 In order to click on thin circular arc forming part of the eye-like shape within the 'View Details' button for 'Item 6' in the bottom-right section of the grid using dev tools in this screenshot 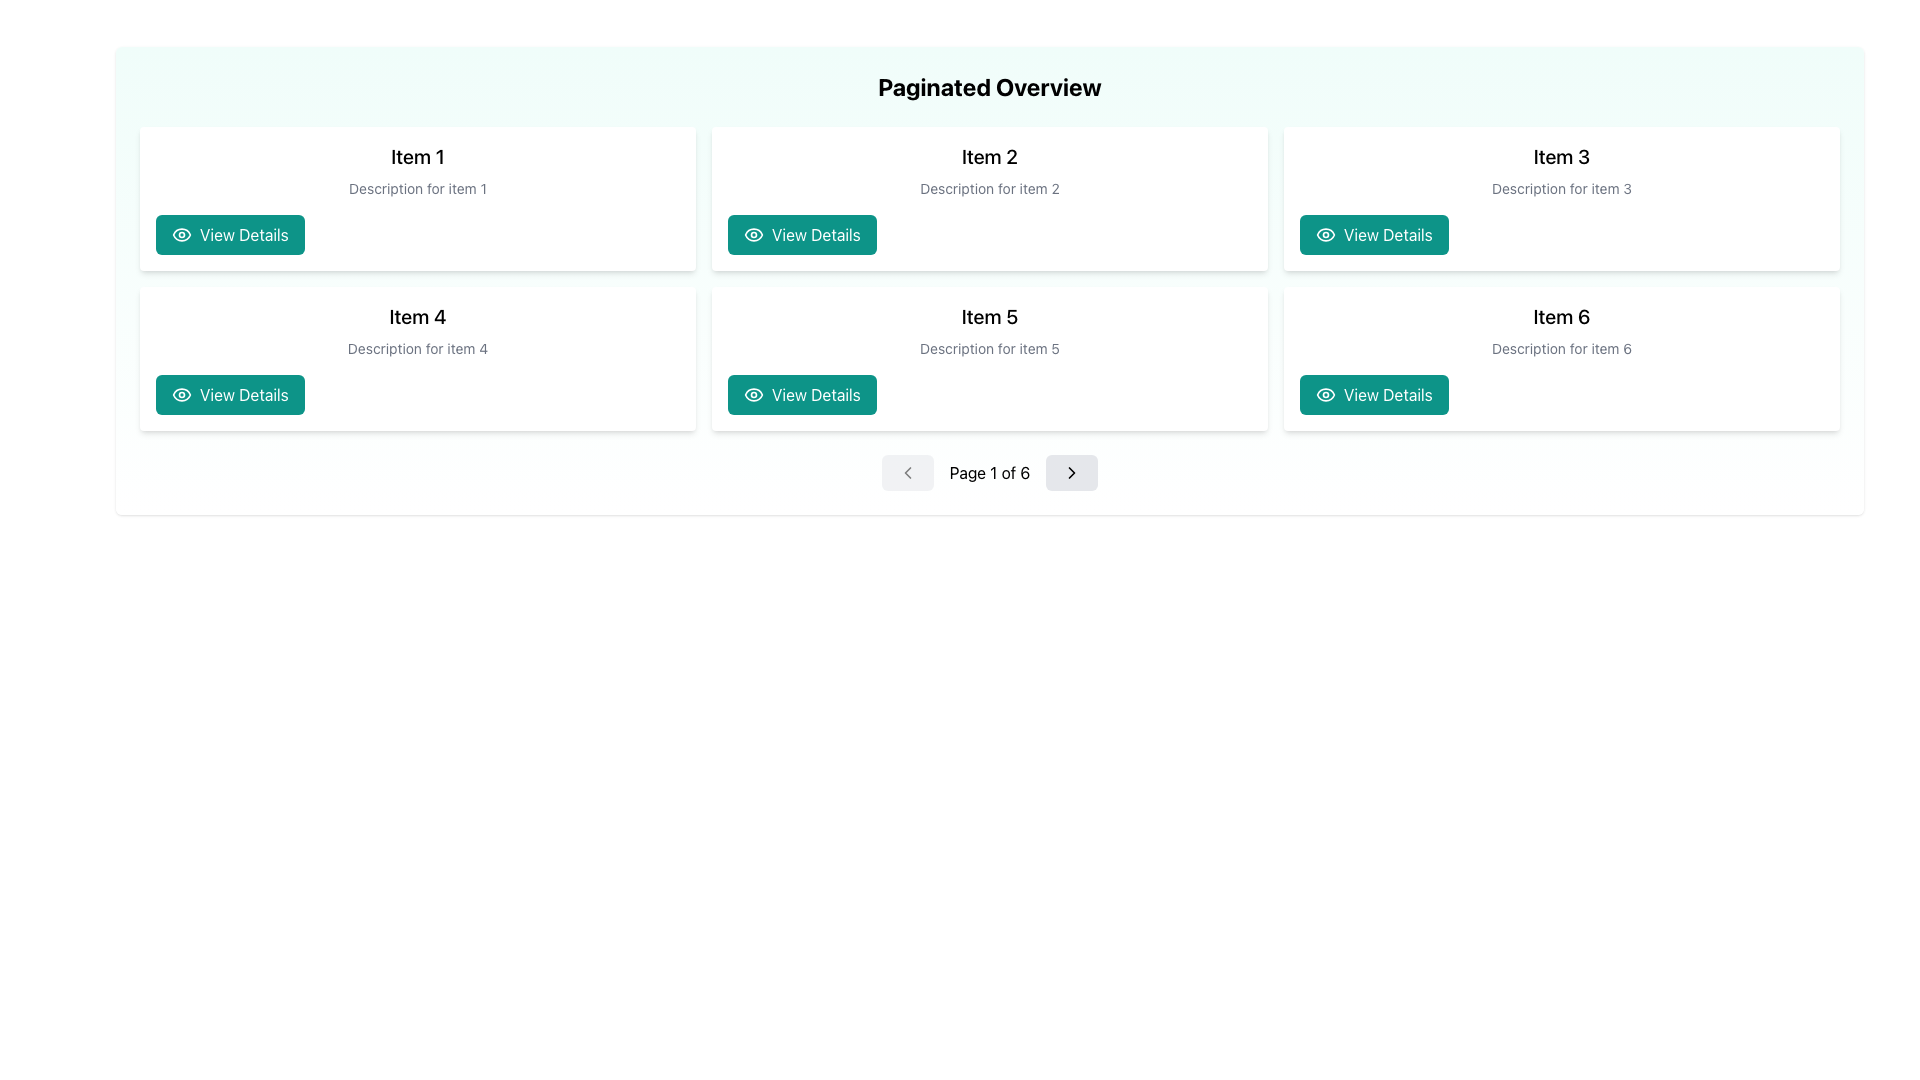, I will do `click(1325, 394)`.